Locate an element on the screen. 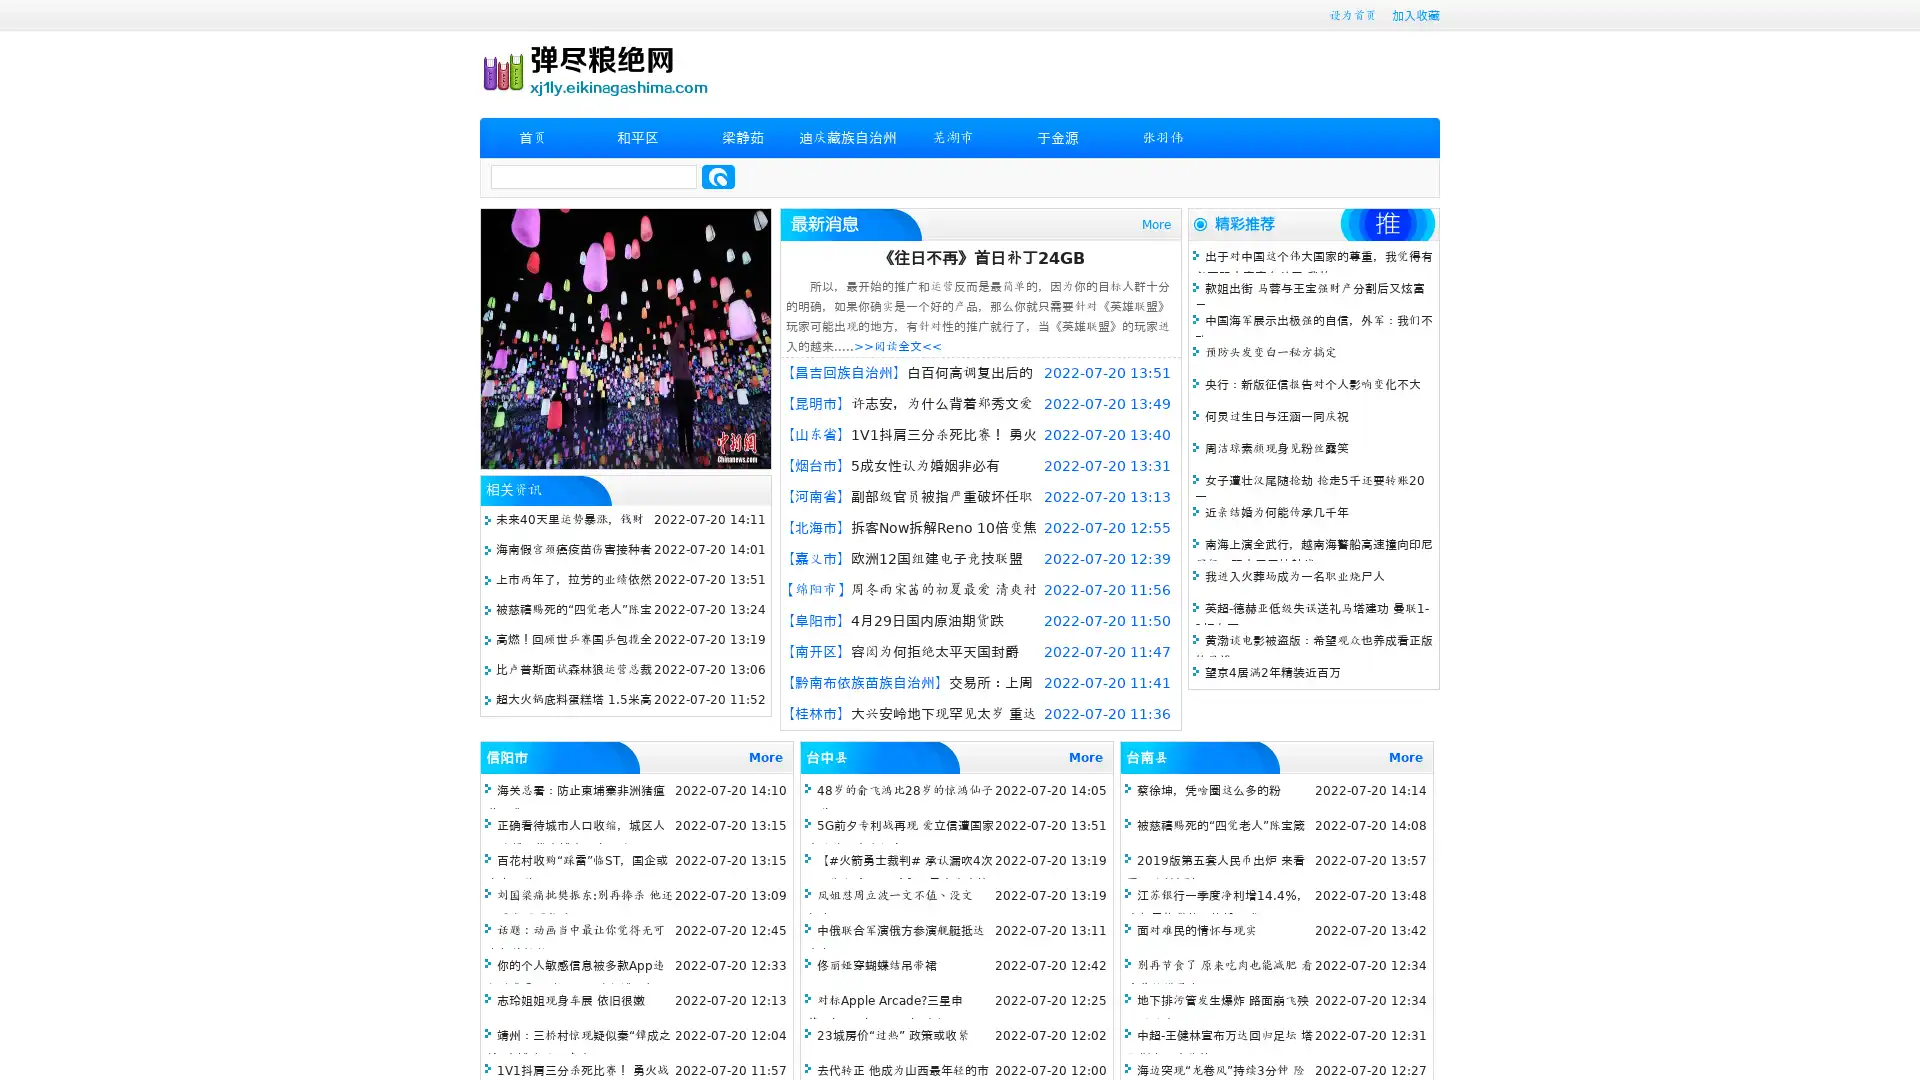 The height and width of the screenshot is (1080, 1920). Search is located at coordinates (718, 176).